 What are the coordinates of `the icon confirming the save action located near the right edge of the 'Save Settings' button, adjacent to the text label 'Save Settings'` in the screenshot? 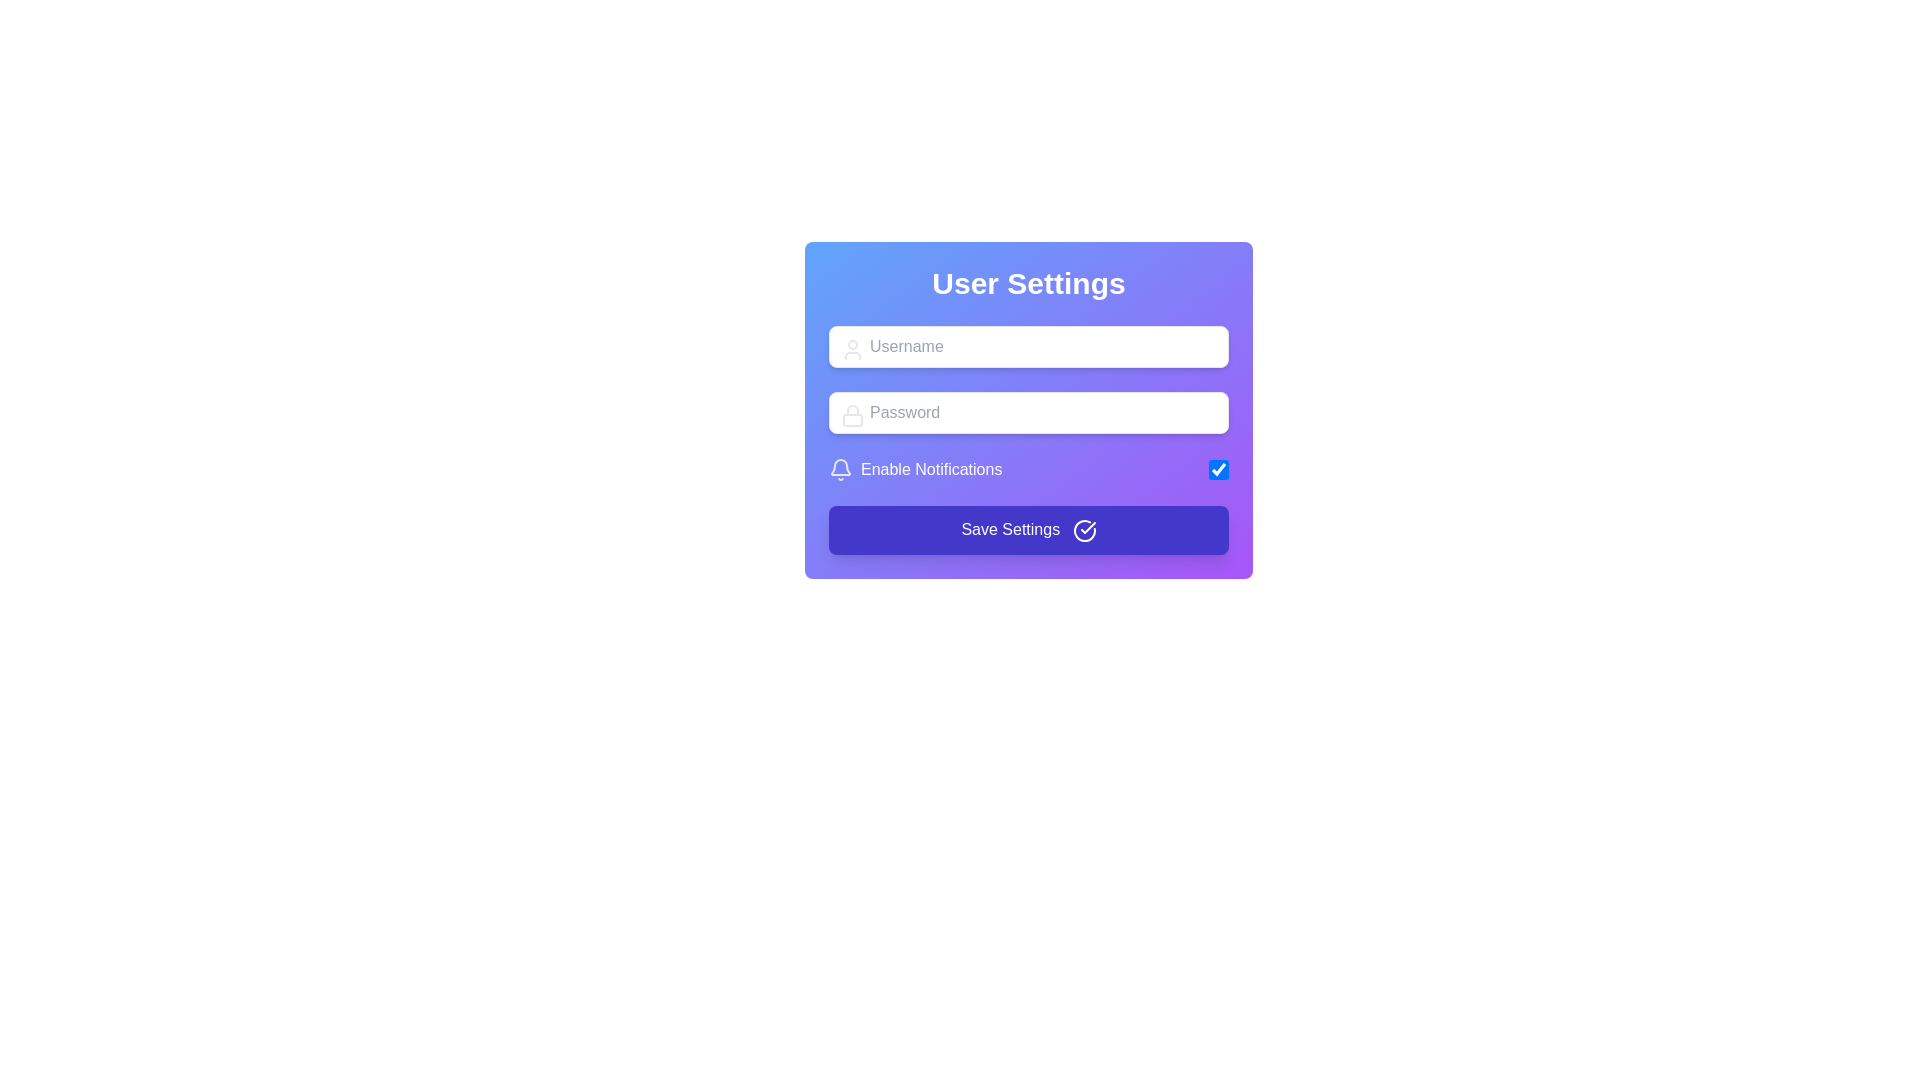 It's located at (1083, 529).